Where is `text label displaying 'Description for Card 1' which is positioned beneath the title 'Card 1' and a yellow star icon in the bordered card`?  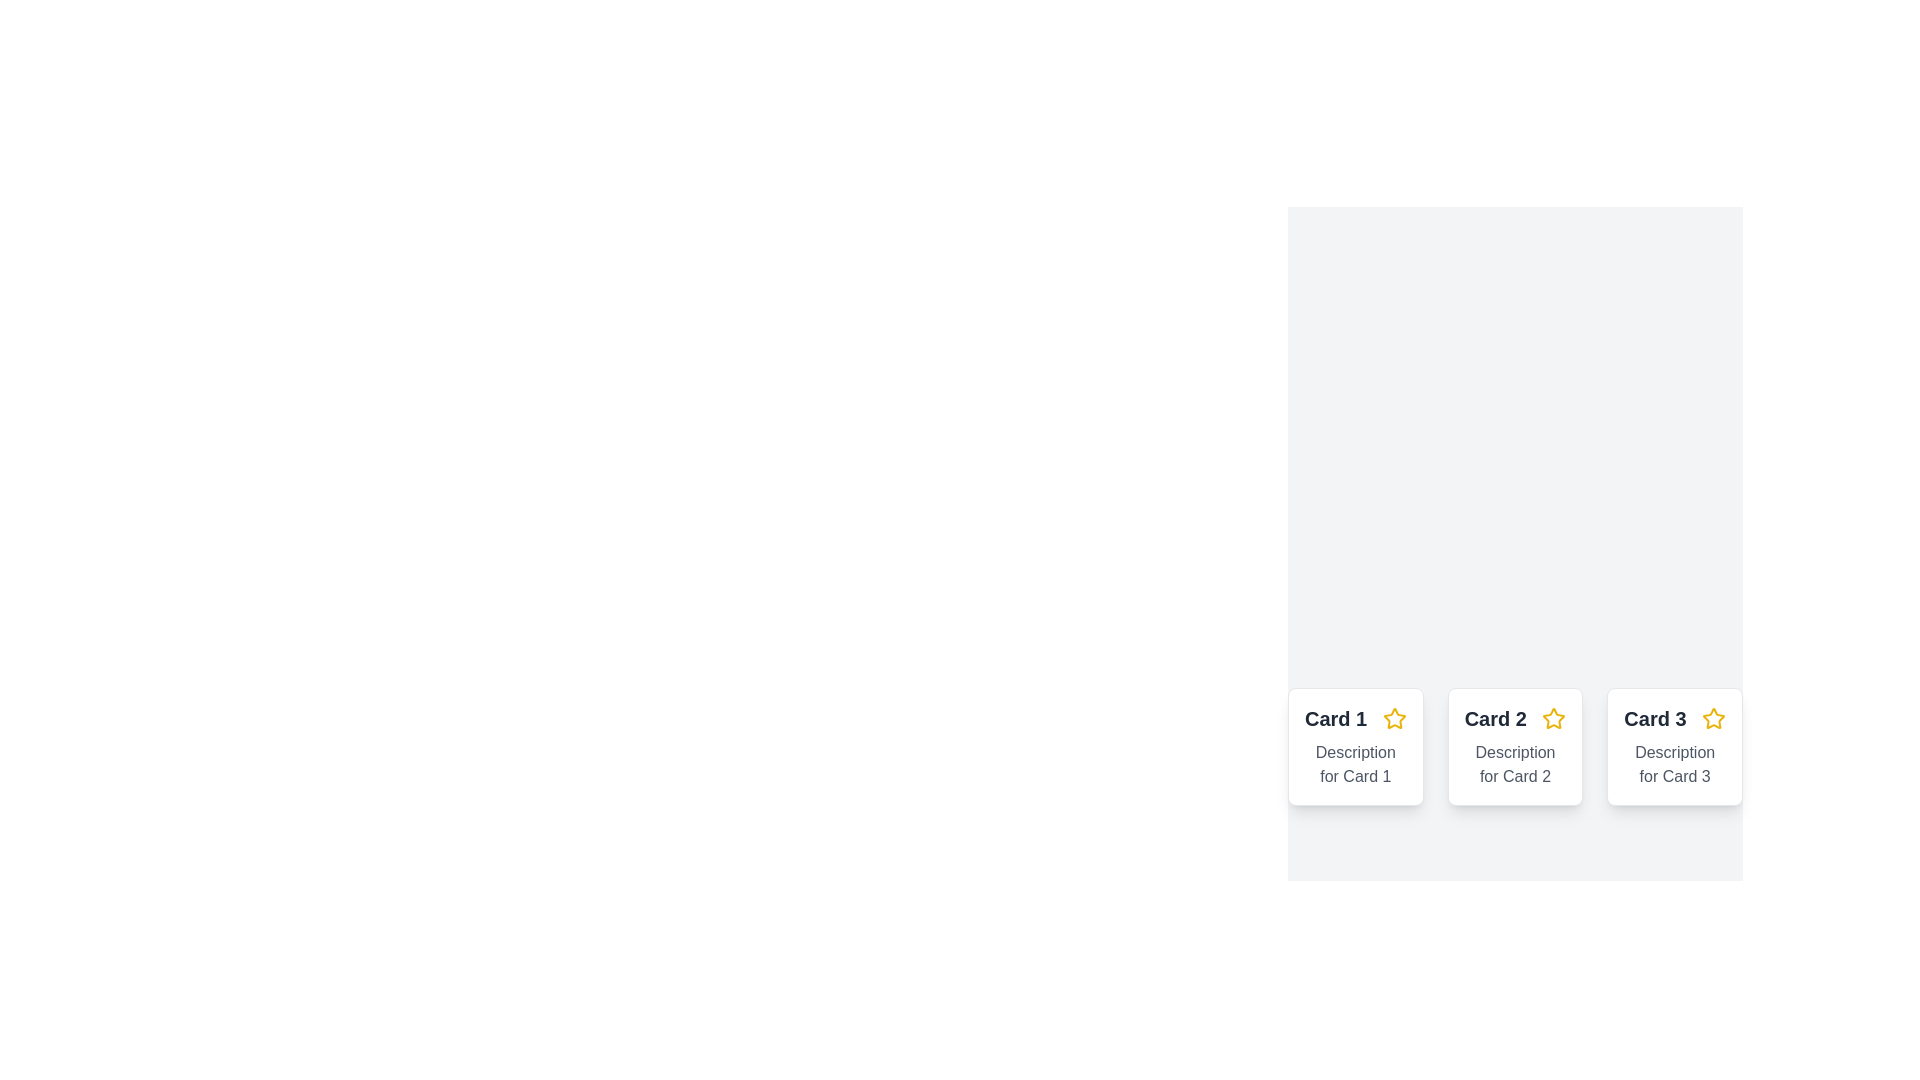 text label displaying 'Description for Card 1' which is positioned beneath the title 'Card 1' and a yellow star icon in the bordered card is located at coordinates (1355, 764).